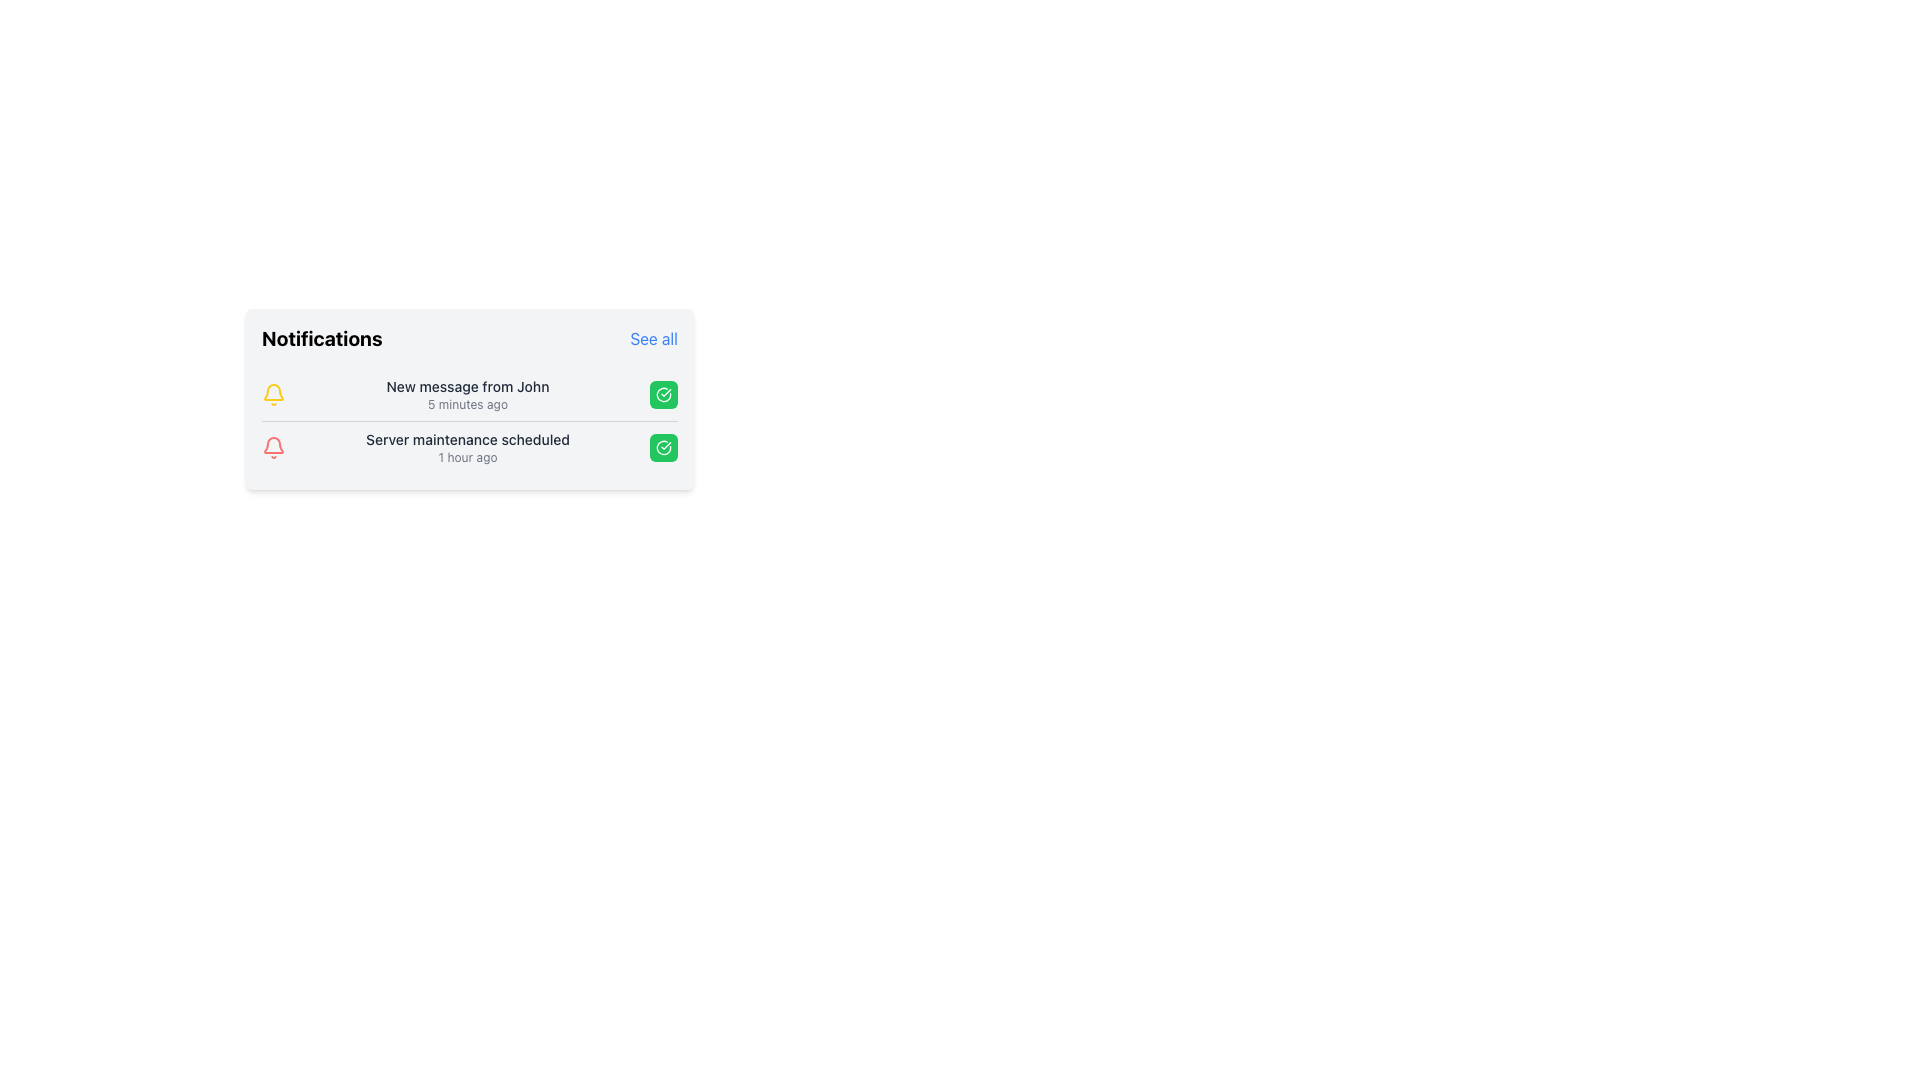 The width and height of the screenshot is (1920, 1080). What do you see at coordinates (466, 458) in the screenshot?
I see `timestamp located underneath the 'Server maintenance scheduled' text label in the notification list, which is the second item in a vertical stack` at bounding box center [466, 458].